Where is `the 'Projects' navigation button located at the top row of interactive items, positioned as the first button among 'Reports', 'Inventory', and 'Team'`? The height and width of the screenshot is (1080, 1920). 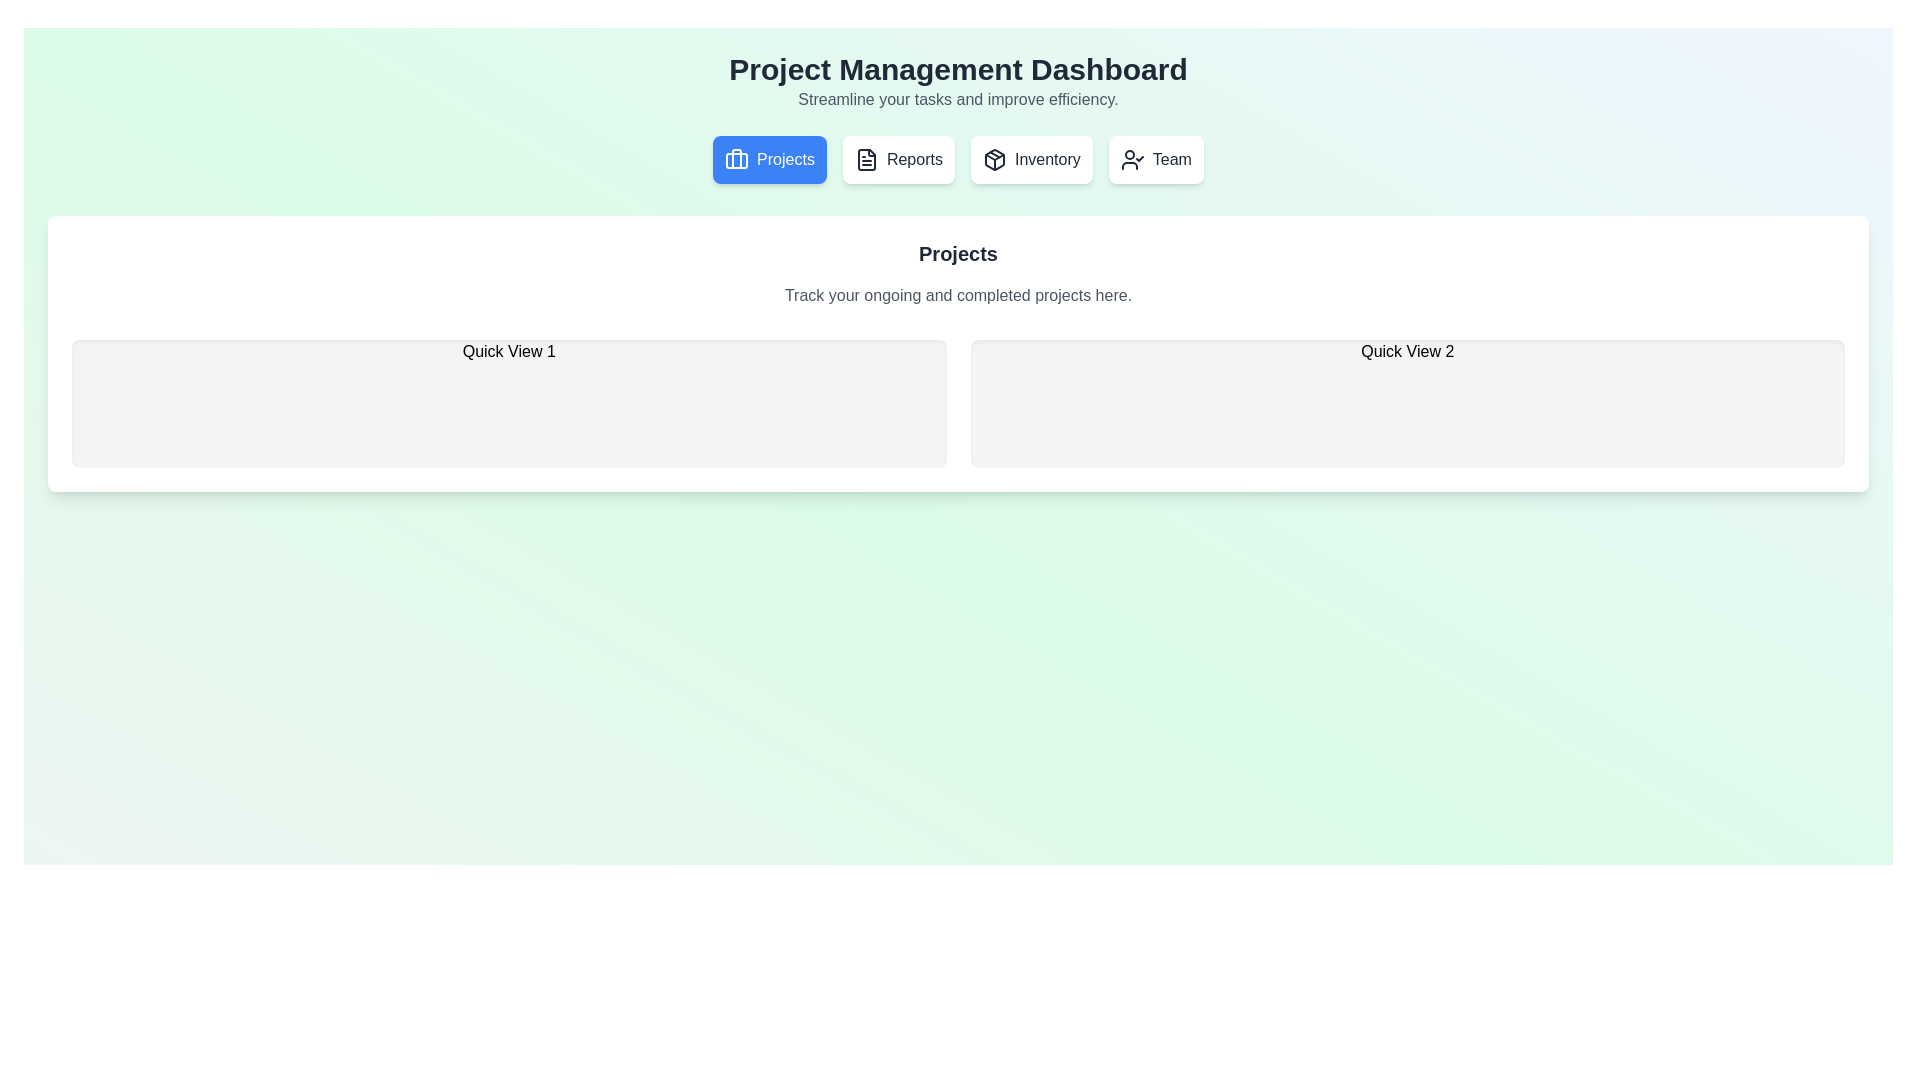 the 'Projects' navigation button located at the top row of interactive items, positioned as the first button among 'Reports', 'Inventory', and 'Team' is located at coordinates (768, 158).